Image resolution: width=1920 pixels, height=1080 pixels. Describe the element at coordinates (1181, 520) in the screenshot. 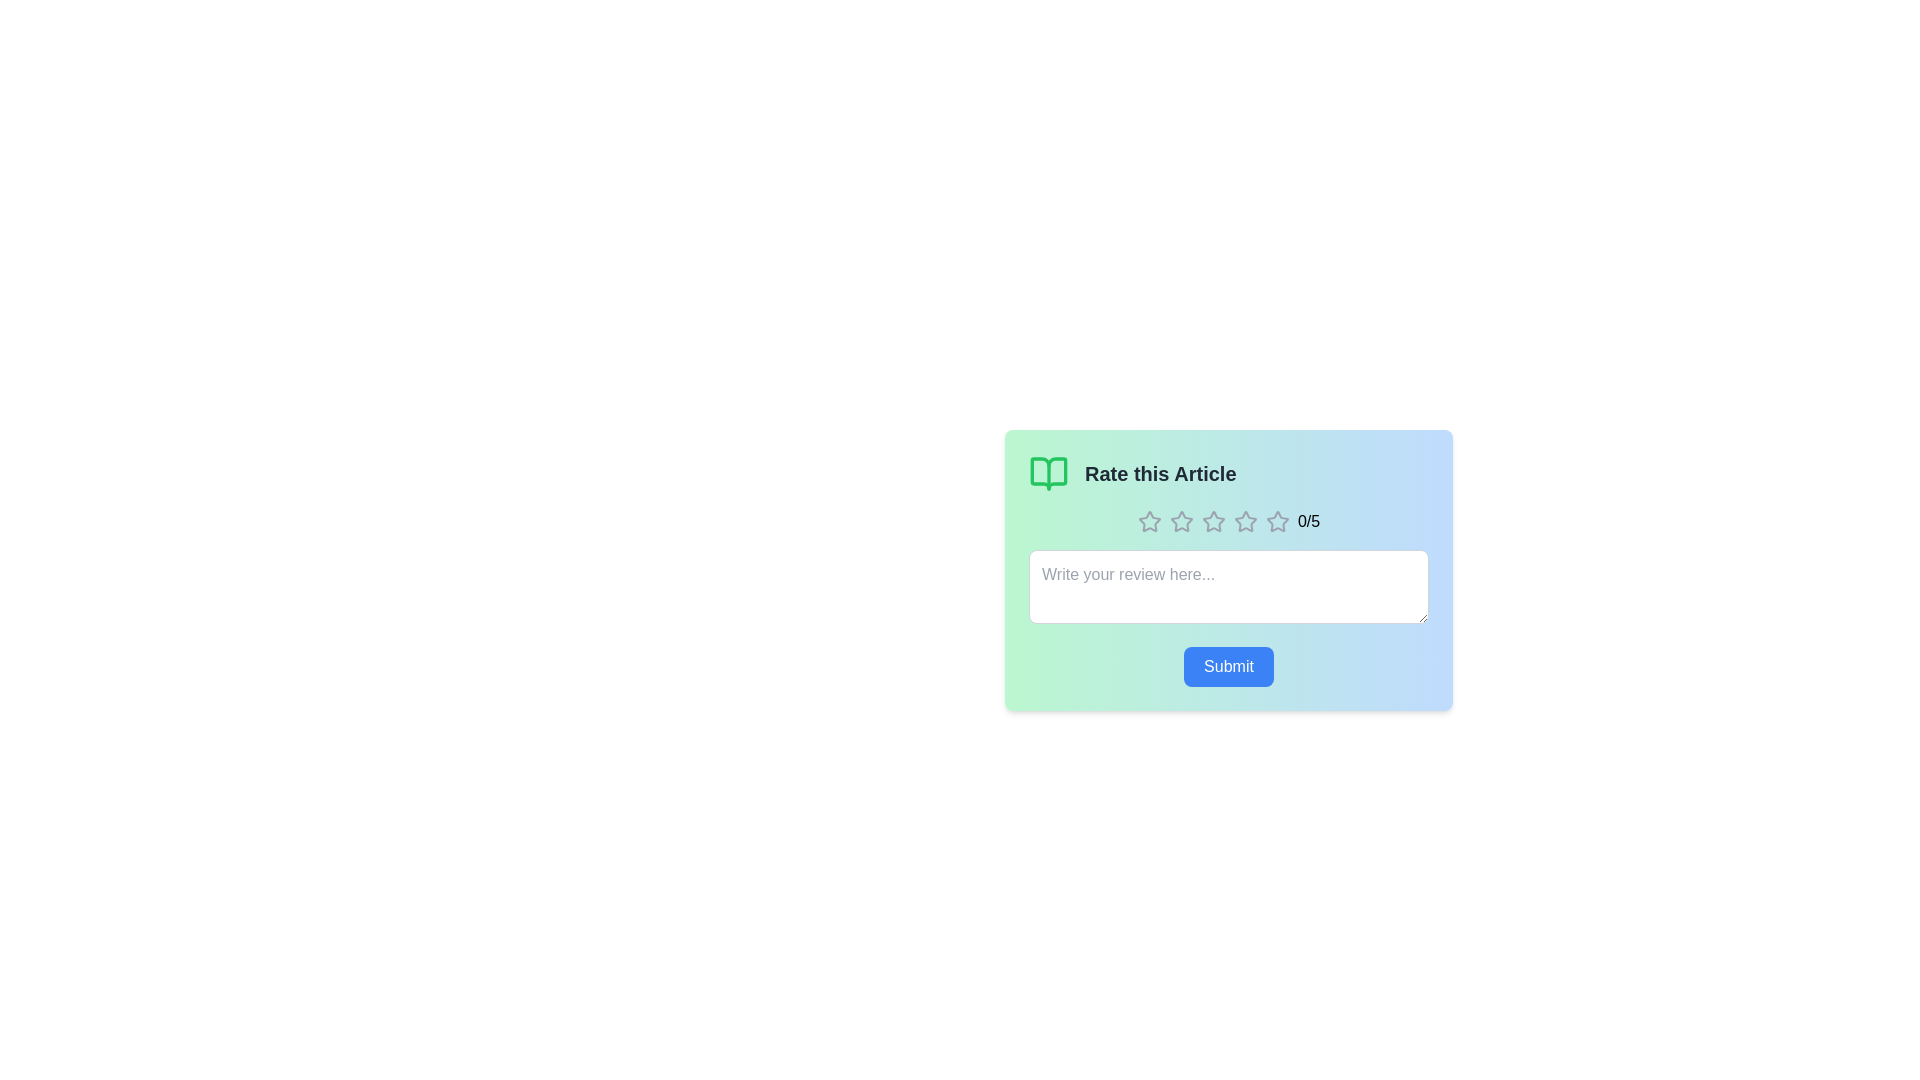

I see `the star corresponding to the rating 2` at that location.